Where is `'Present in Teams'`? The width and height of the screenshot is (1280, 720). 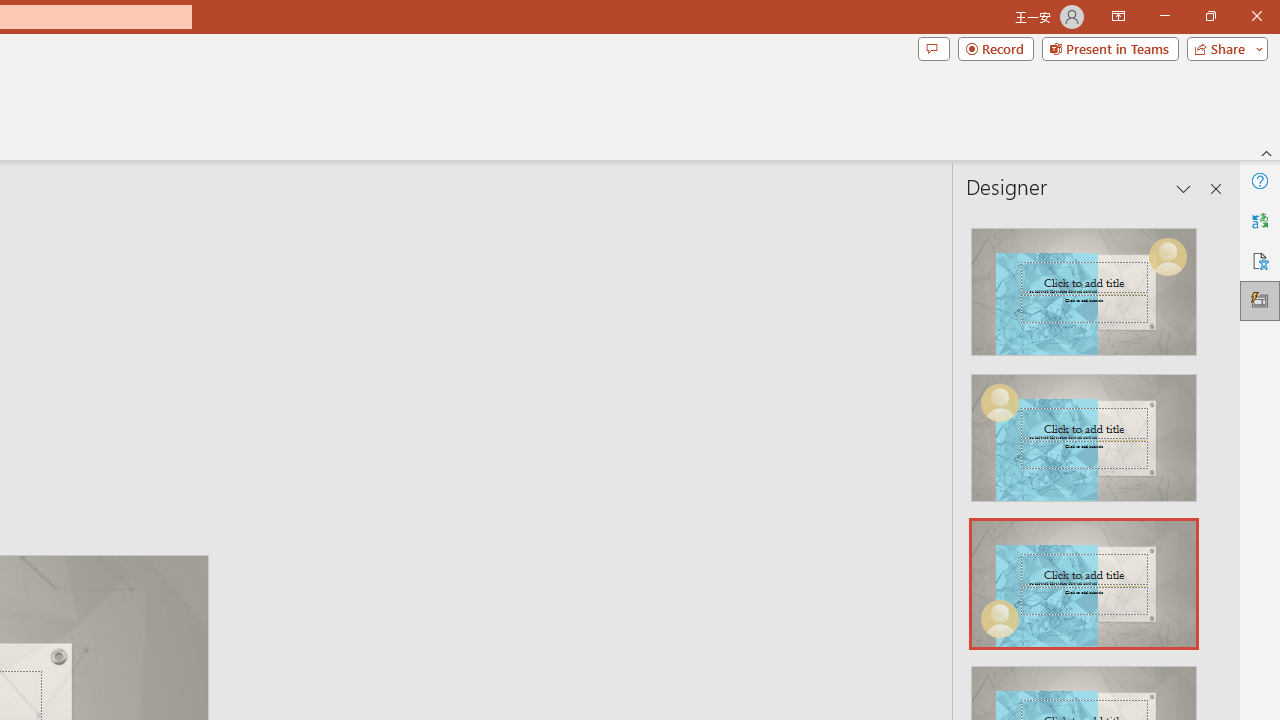 'Present in Teams' is located at coordinates (1109, 47).